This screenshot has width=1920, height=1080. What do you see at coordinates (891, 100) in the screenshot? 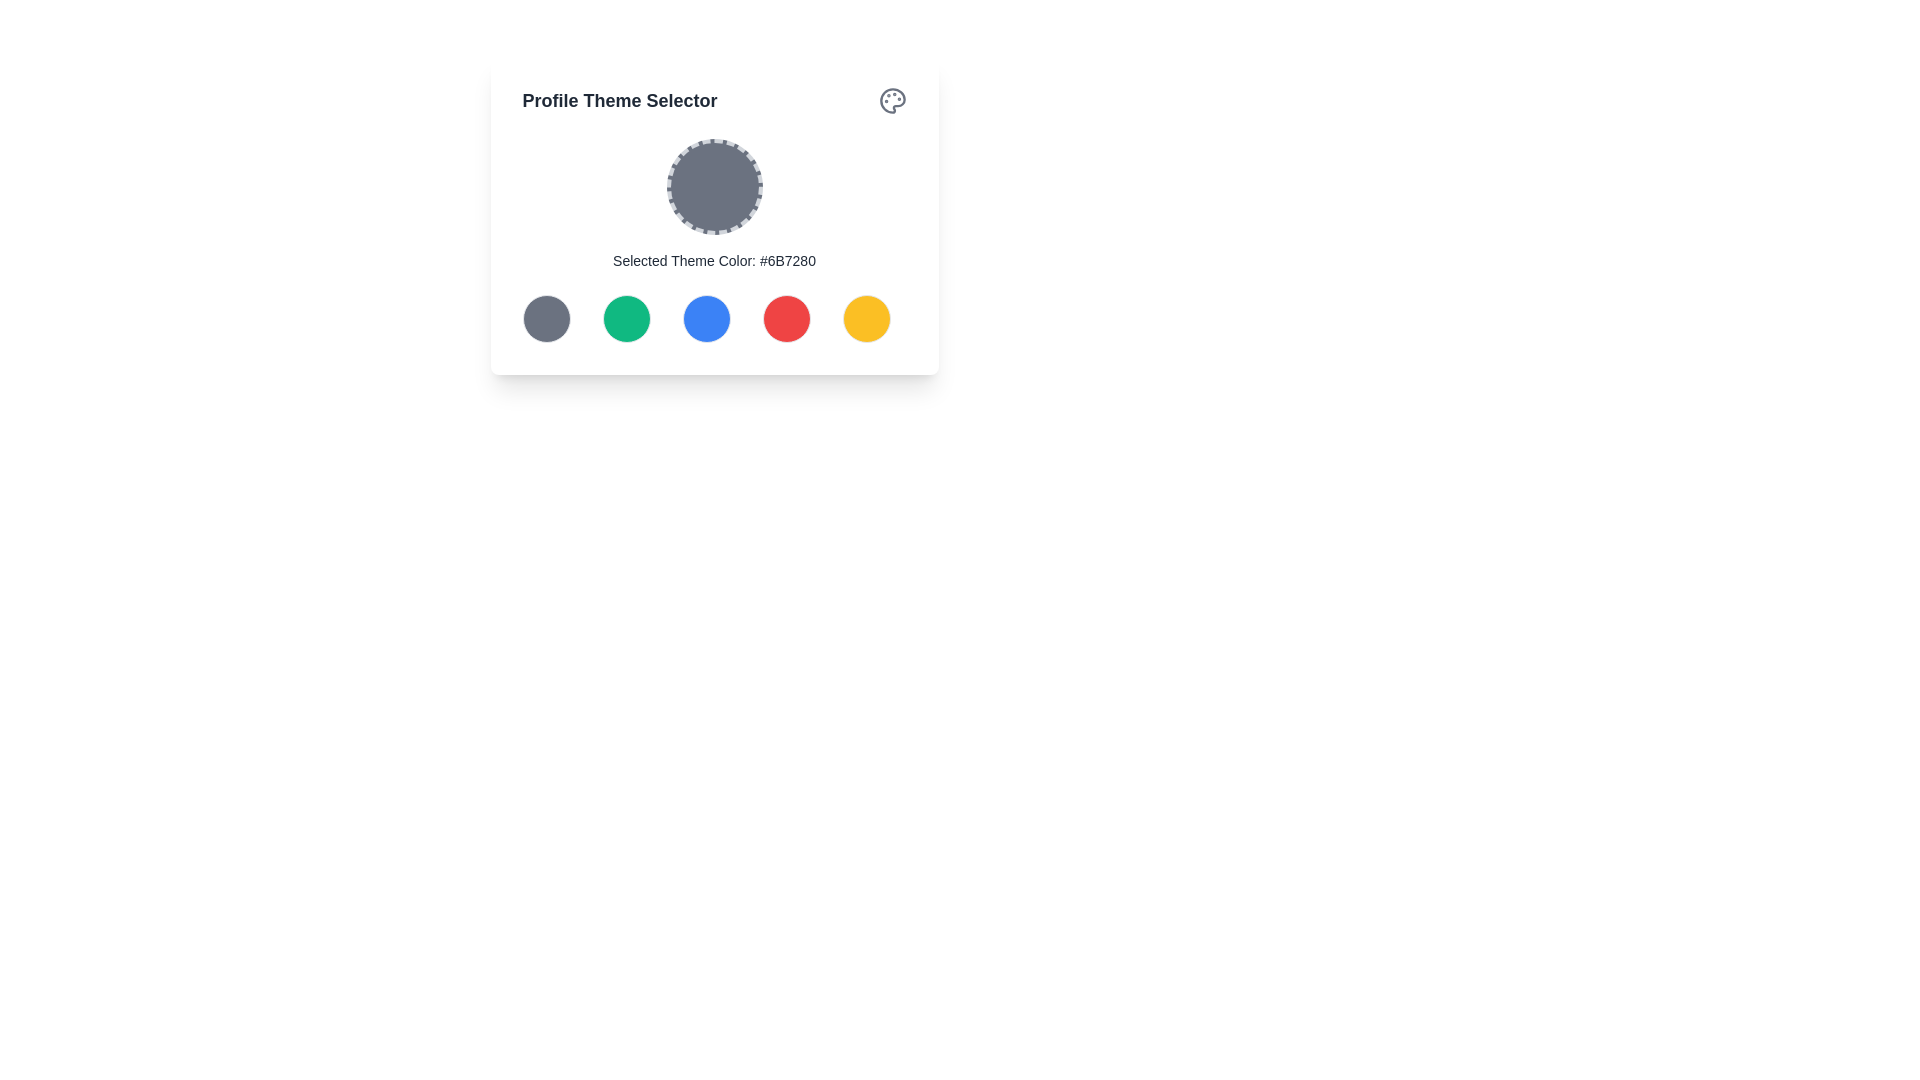
I see `the color palette icon located in the top-right corner of the interface's card component, next to the 'Profile Theme Selector' heading` at bounding box center [891, 100].